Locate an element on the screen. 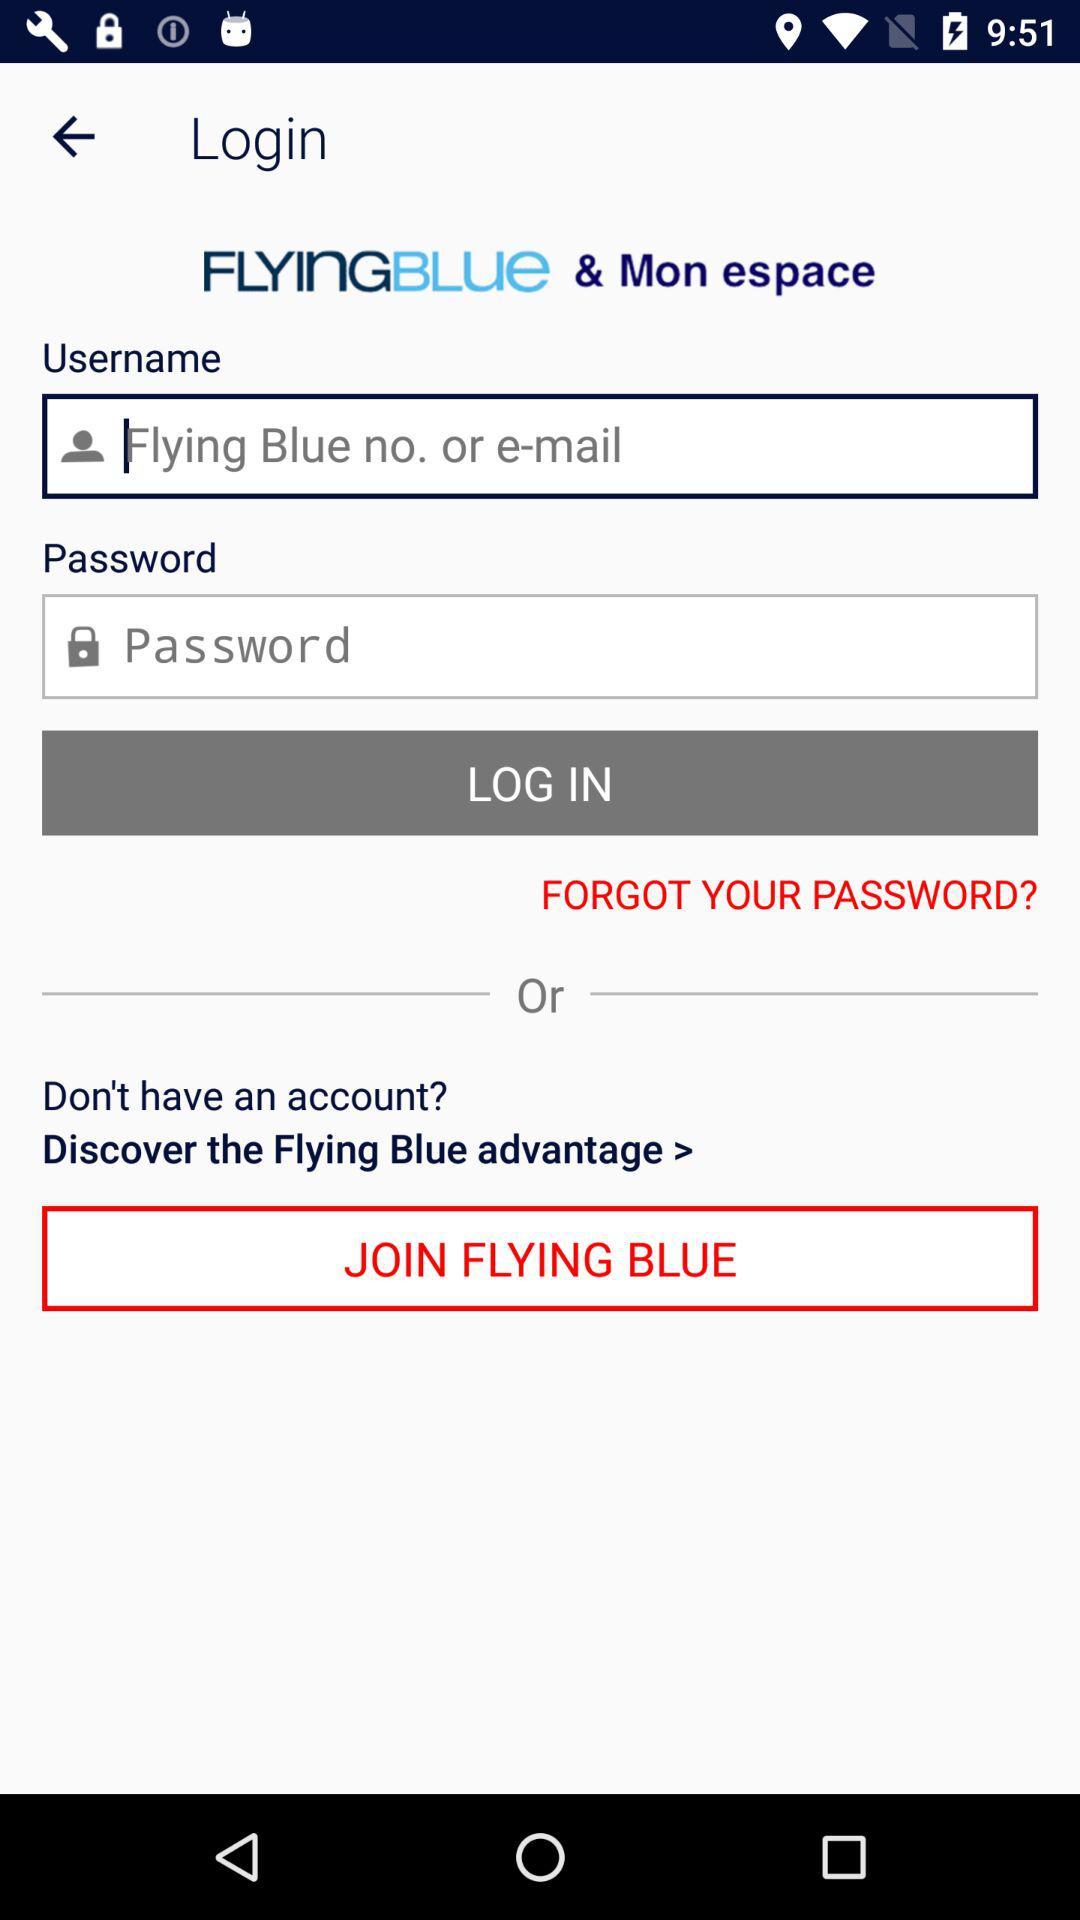  the icon next to login is located at coordinates (72, 135).